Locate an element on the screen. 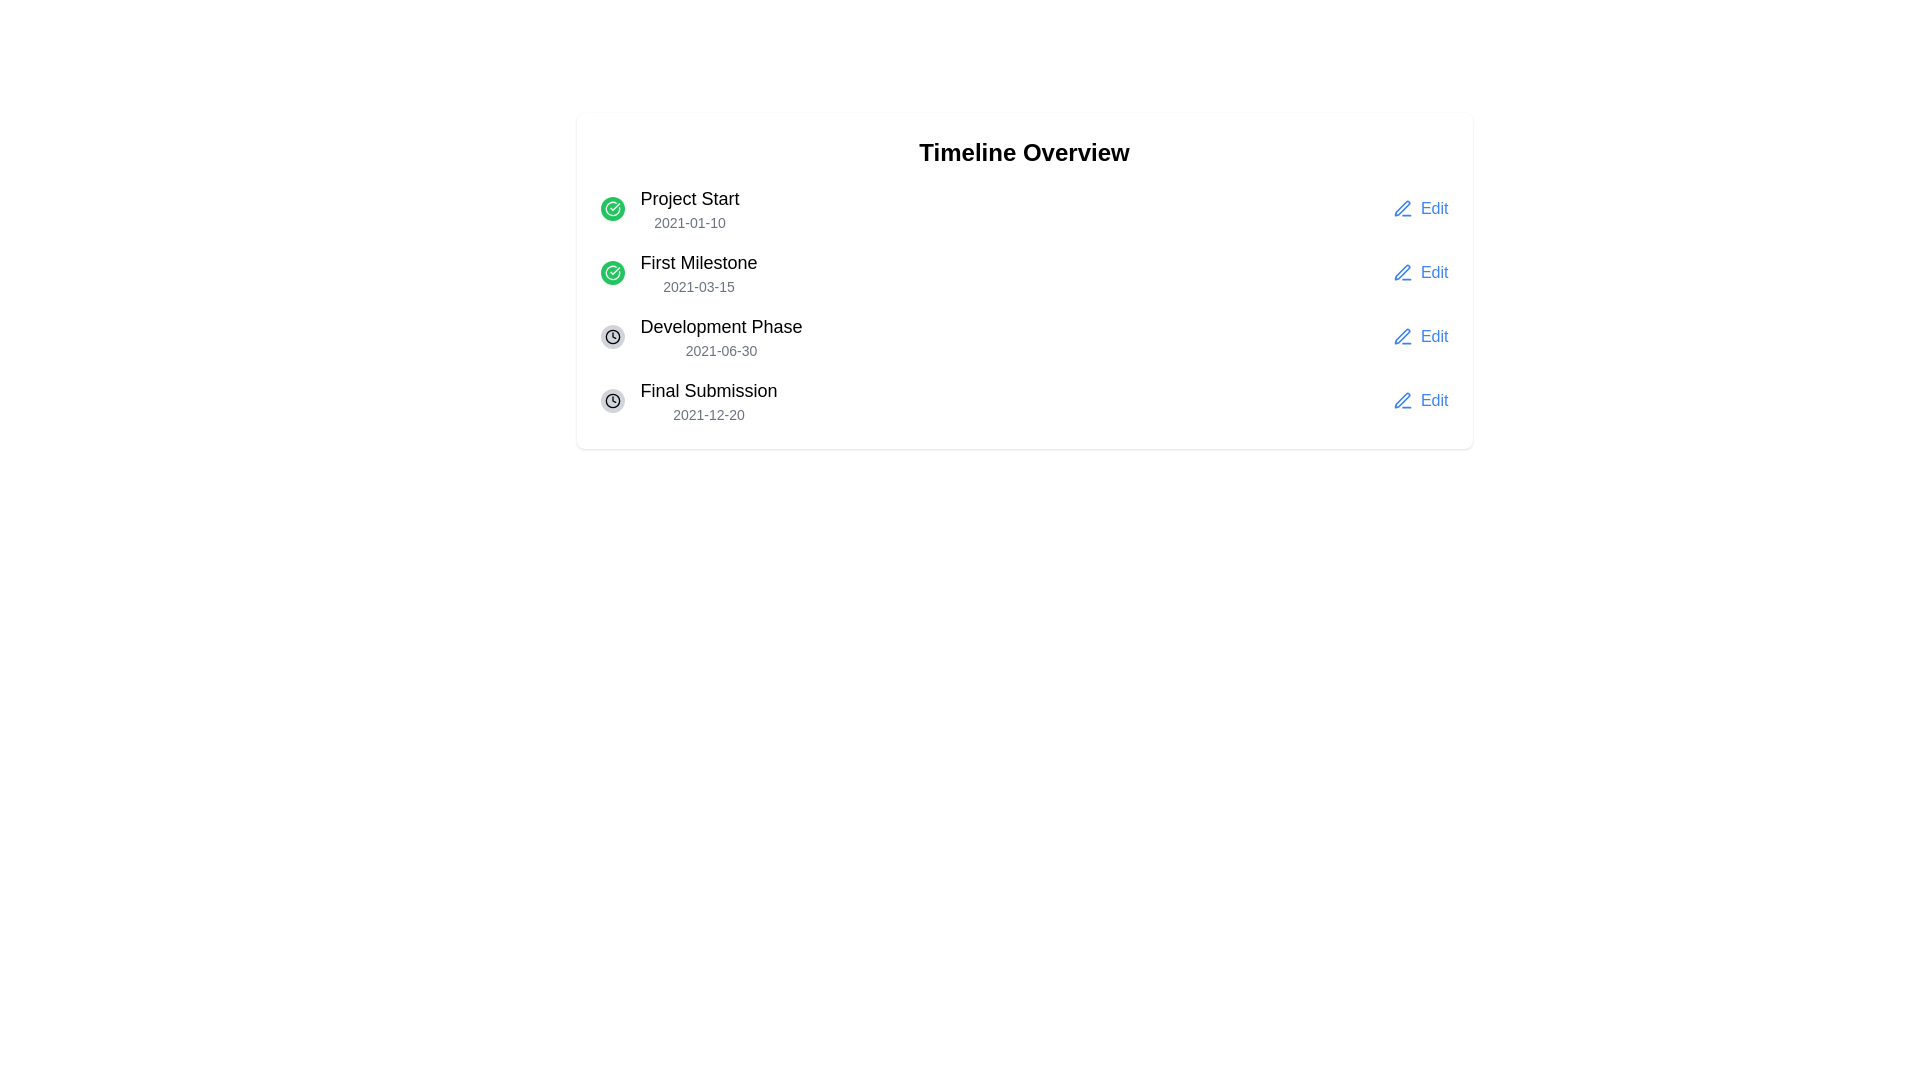 The height and width of the screenshot is (1080, 1920). the pen icon located to the right of the label 'Final Submission' in the last row of the timeline overview to initiate editing is located at coordinates (1401, 401).